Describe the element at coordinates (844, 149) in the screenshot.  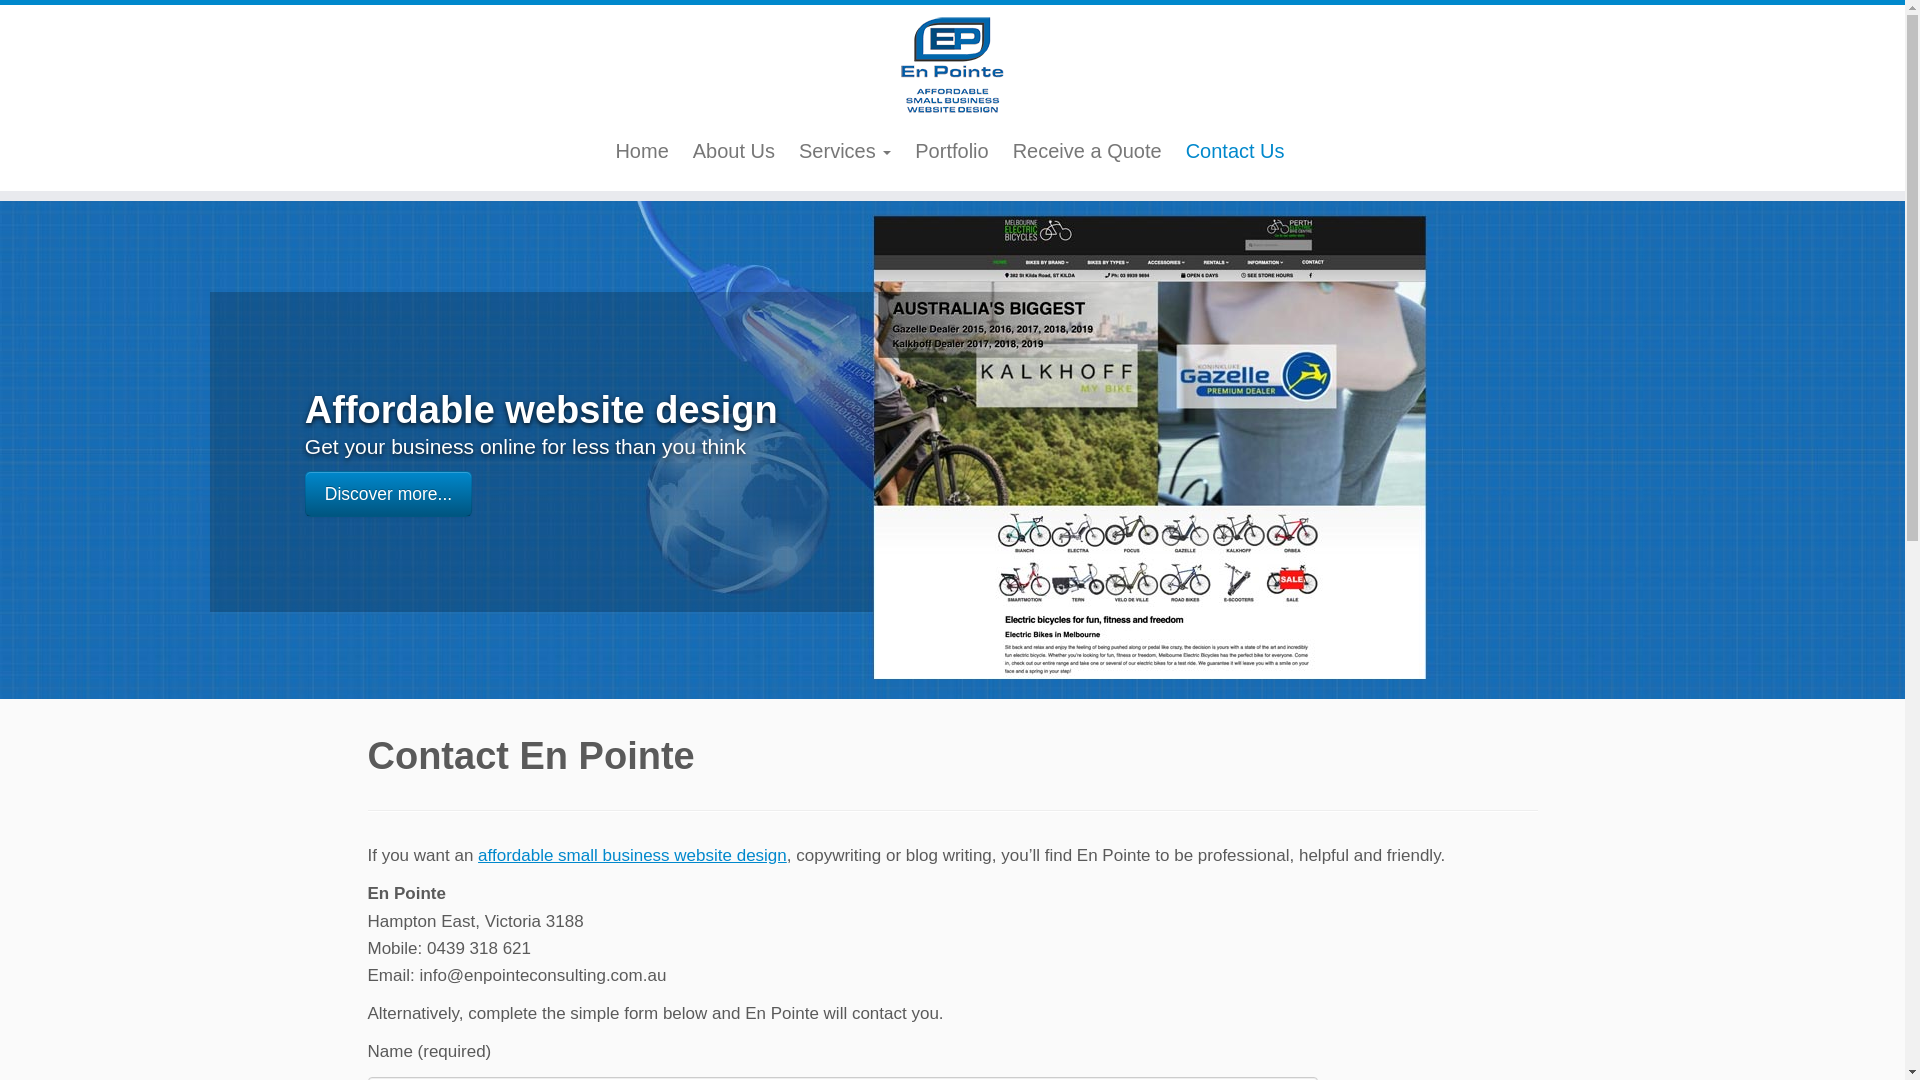
I see `'Services'` at that location.